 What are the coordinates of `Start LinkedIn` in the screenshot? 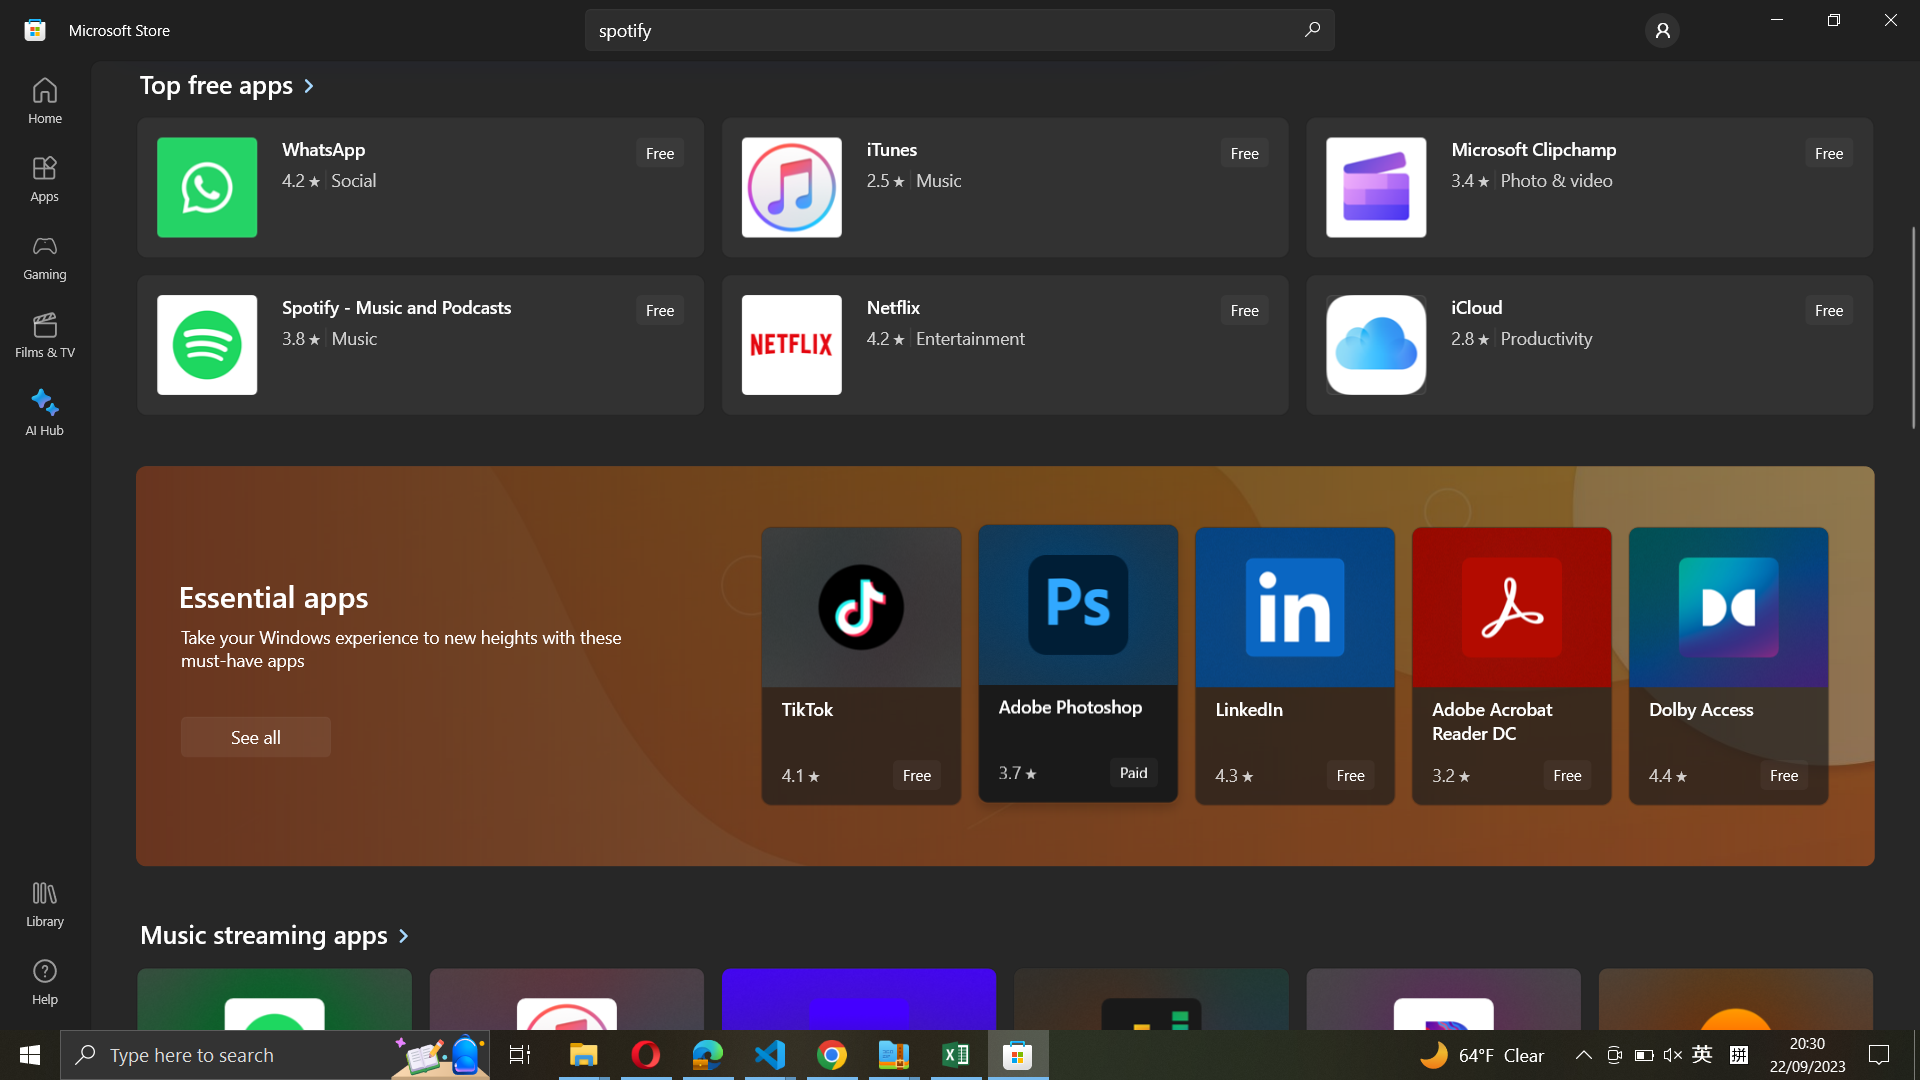 It's located at (1295, 667).